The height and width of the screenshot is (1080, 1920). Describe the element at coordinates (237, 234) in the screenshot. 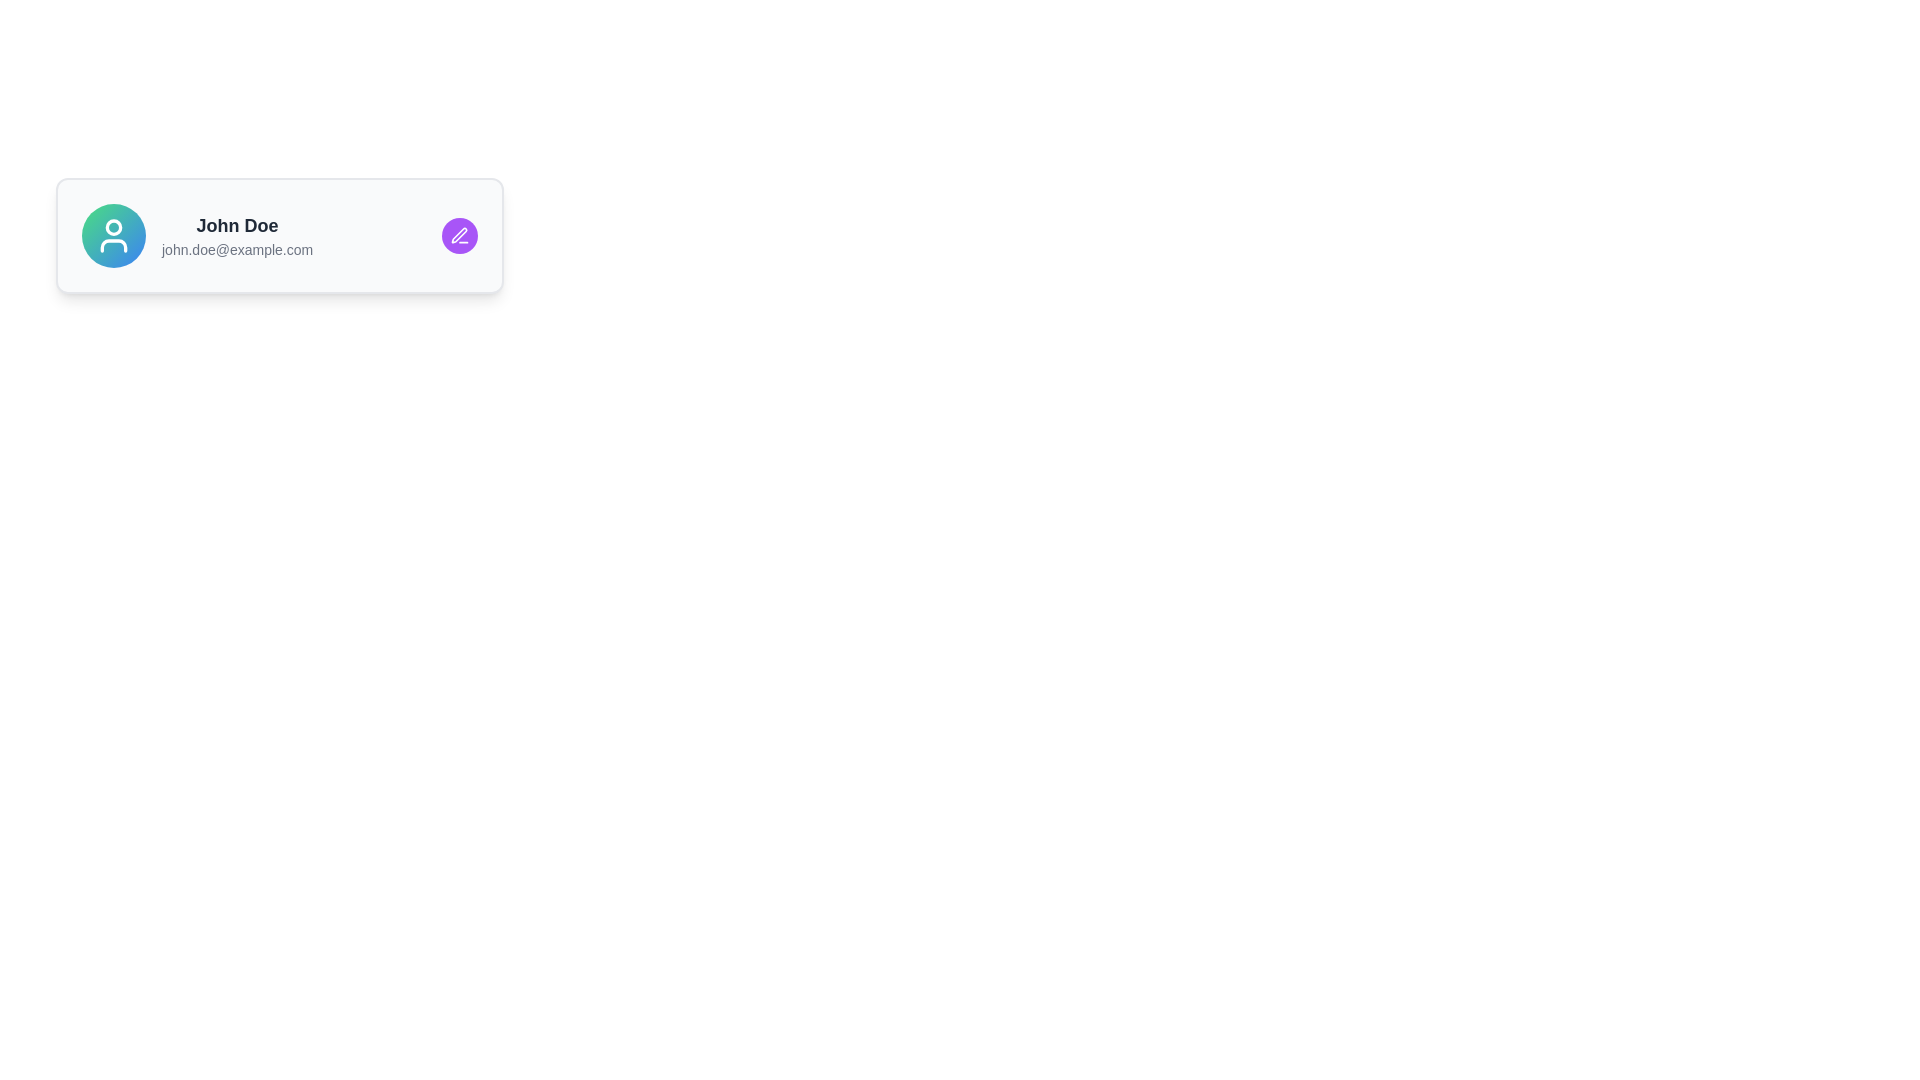

I see `the text block displaying the name and email address of a person, located to the right of a circular icon and to the left of a purple circular button with a pen icon` at that location.